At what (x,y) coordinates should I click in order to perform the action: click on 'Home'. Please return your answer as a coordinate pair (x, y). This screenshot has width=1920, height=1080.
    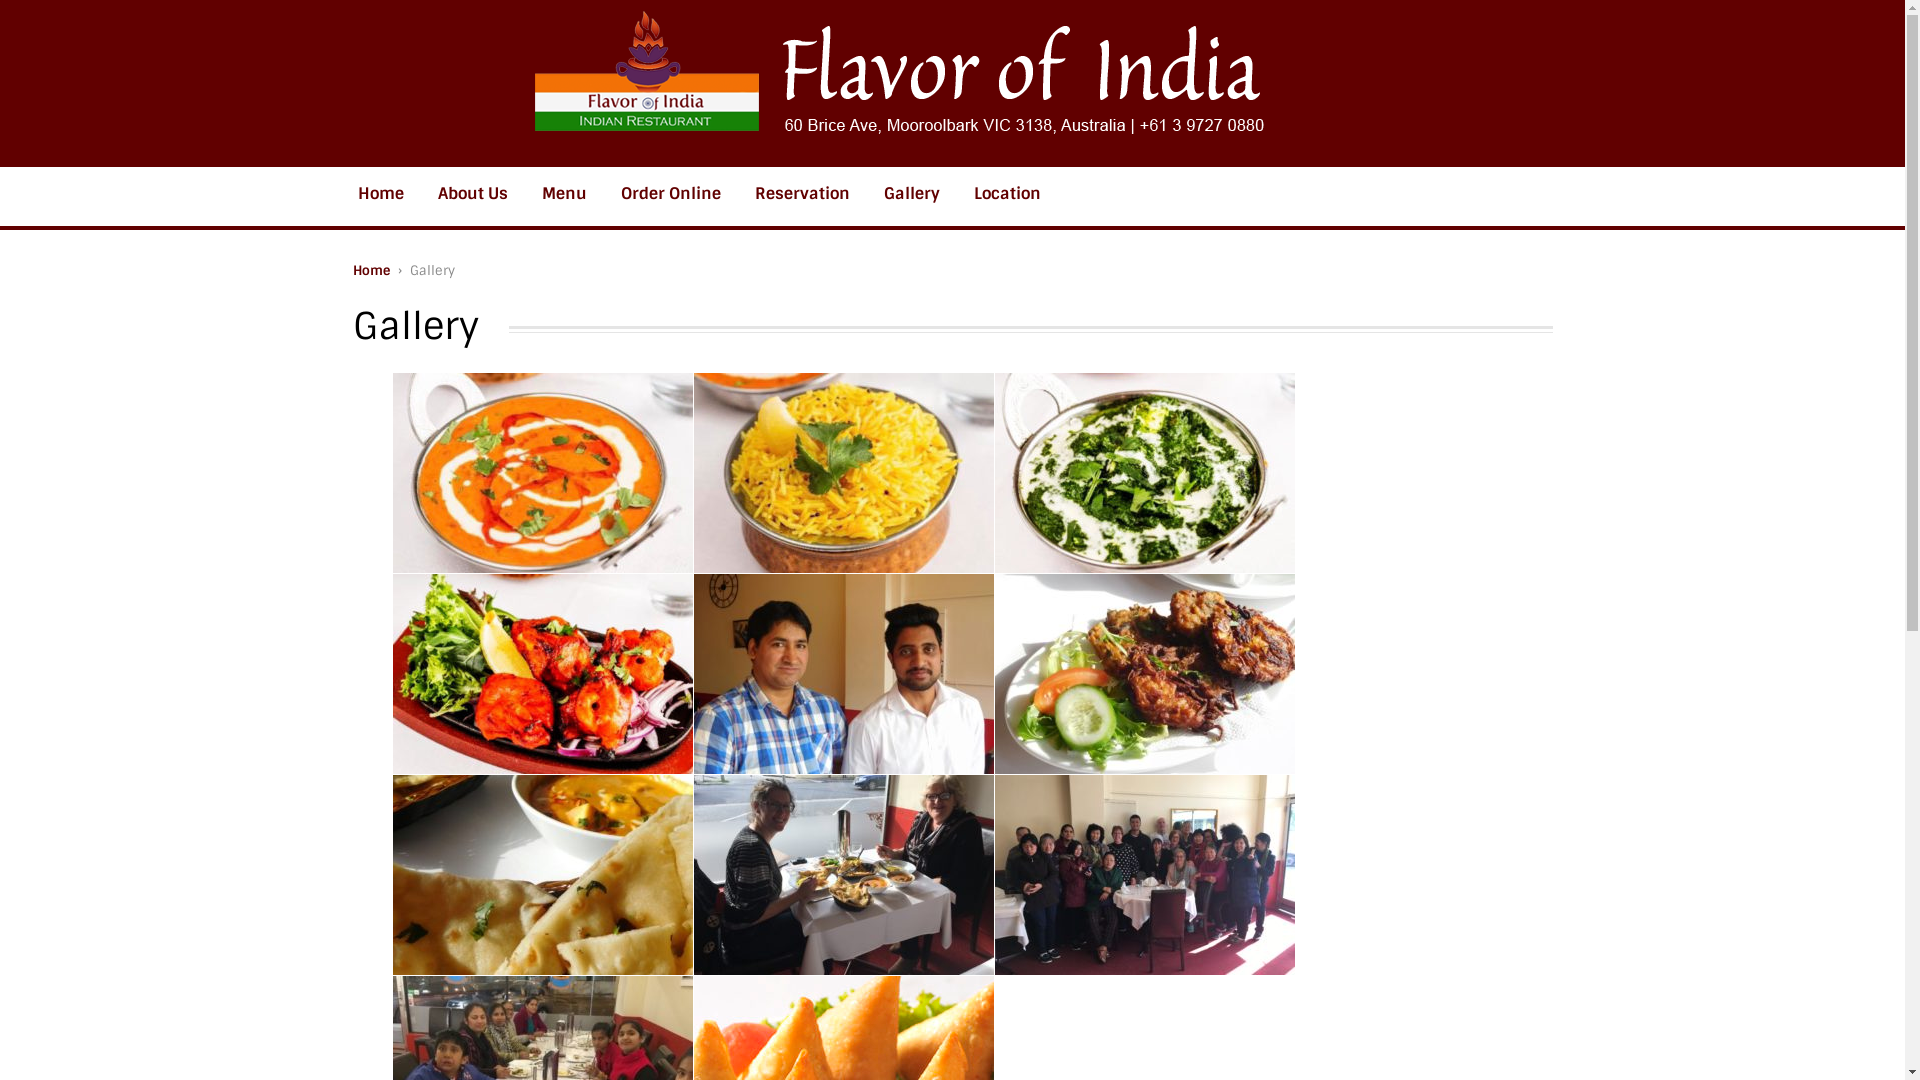
    Looking at the image, I should click on (380, 193).